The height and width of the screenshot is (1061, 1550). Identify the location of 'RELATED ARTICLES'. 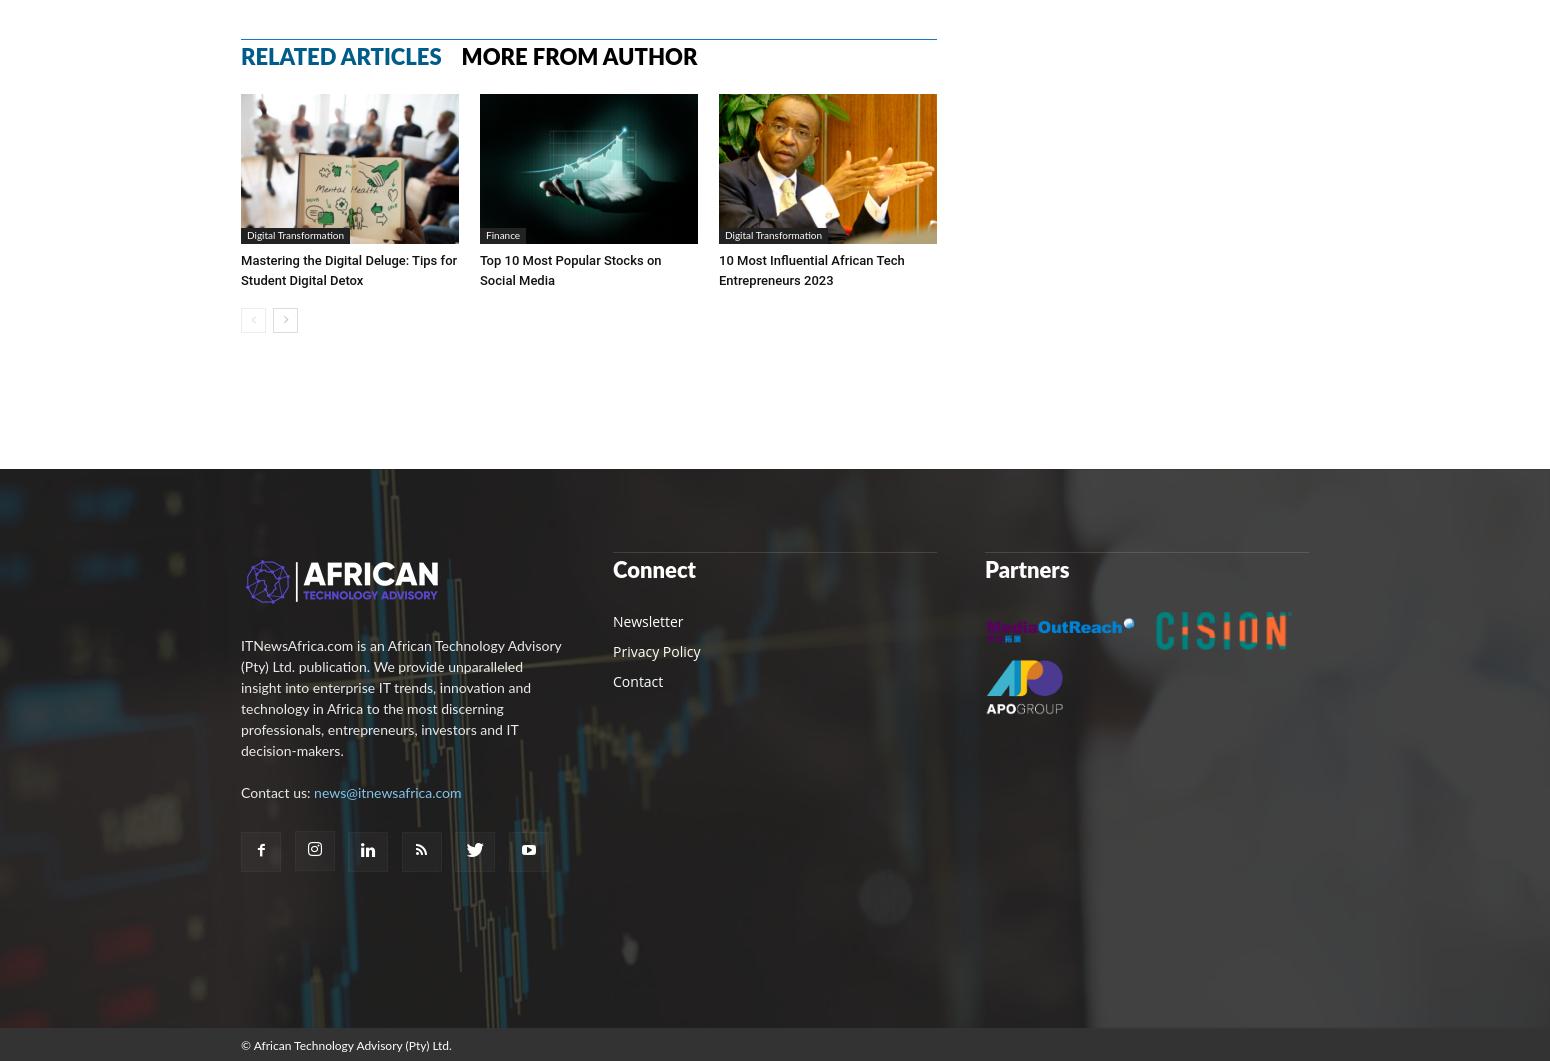
(340, 56).